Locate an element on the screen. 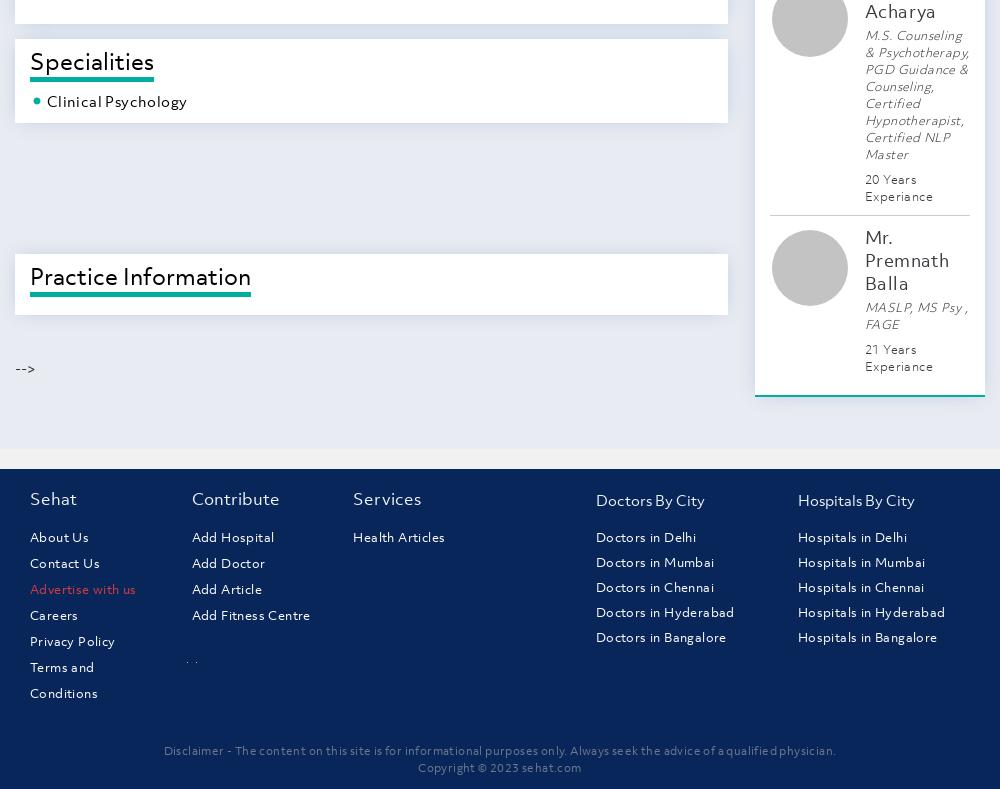 Image resolution: width=1000 pixels, height=789 pixels. 'Contact Us' is located at coordinates (64, 562).